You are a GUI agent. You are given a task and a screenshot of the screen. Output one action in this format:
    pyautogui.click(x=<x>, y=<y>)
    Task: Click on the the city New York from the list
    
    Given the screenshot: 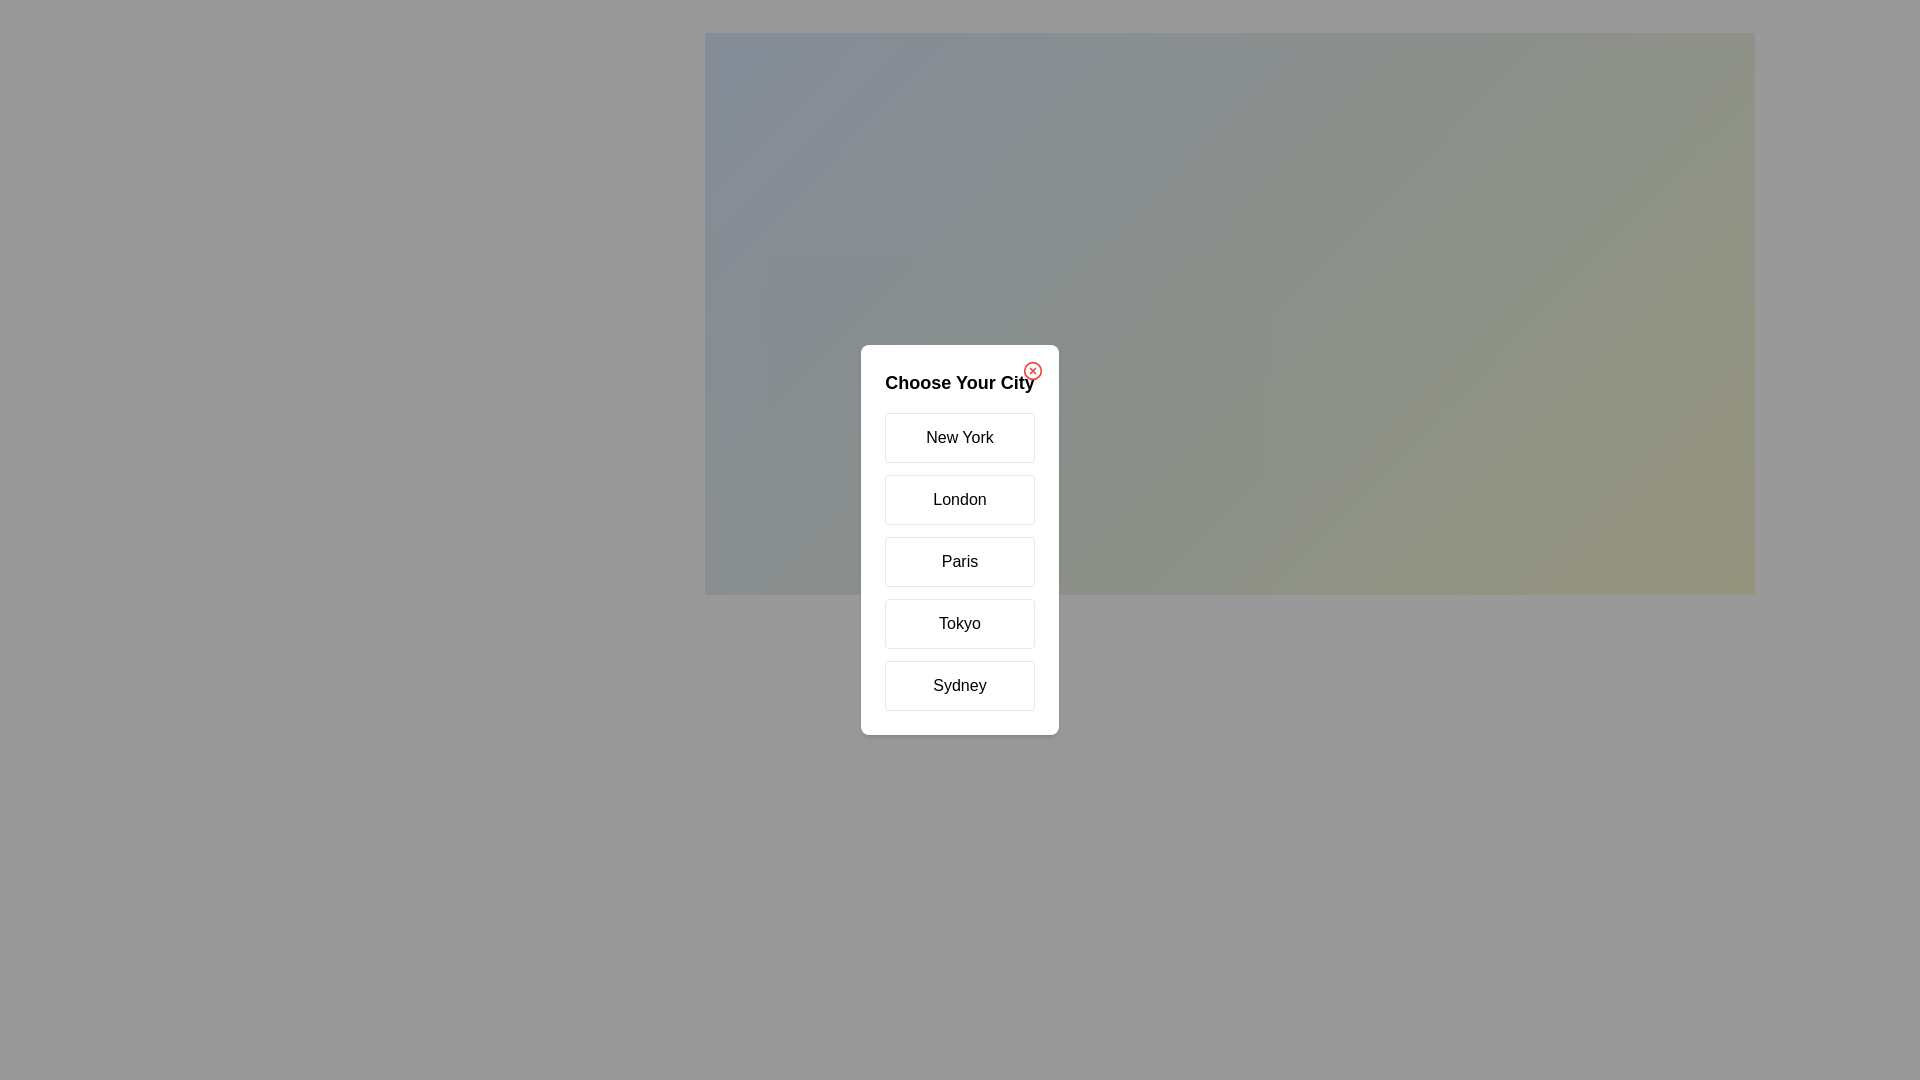 What is the action you would take?
    pyautogui.click(x=960, y=437)
    